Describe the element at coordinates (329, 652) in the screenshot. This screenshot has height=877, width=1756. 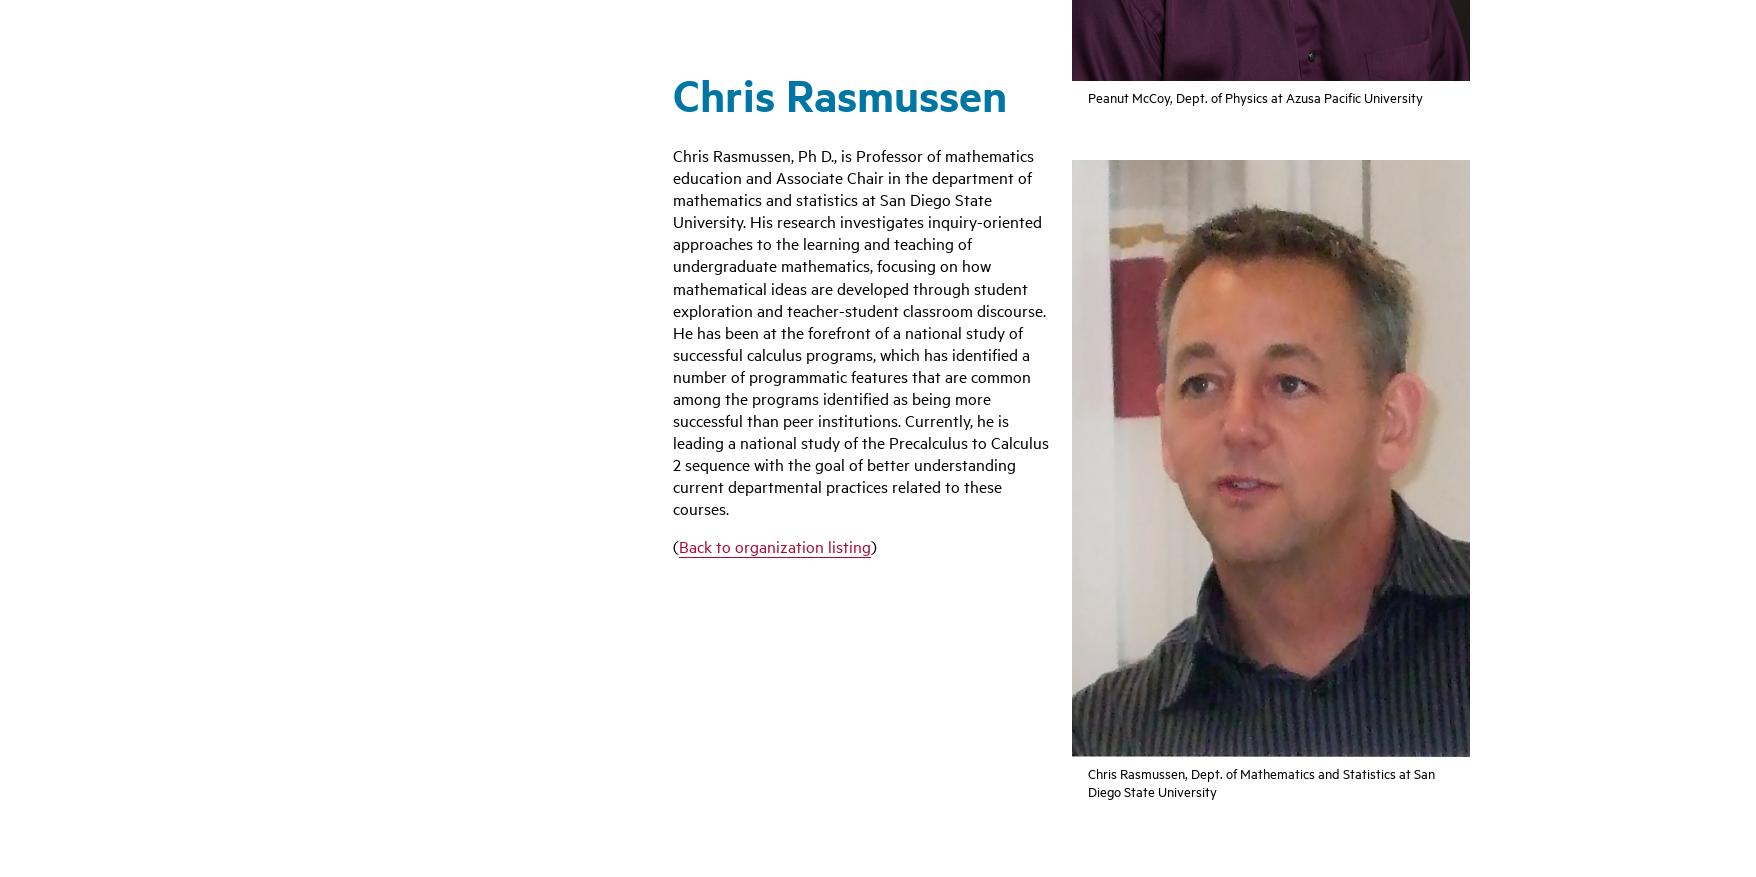
I see `'310.338.2700'` at that location.